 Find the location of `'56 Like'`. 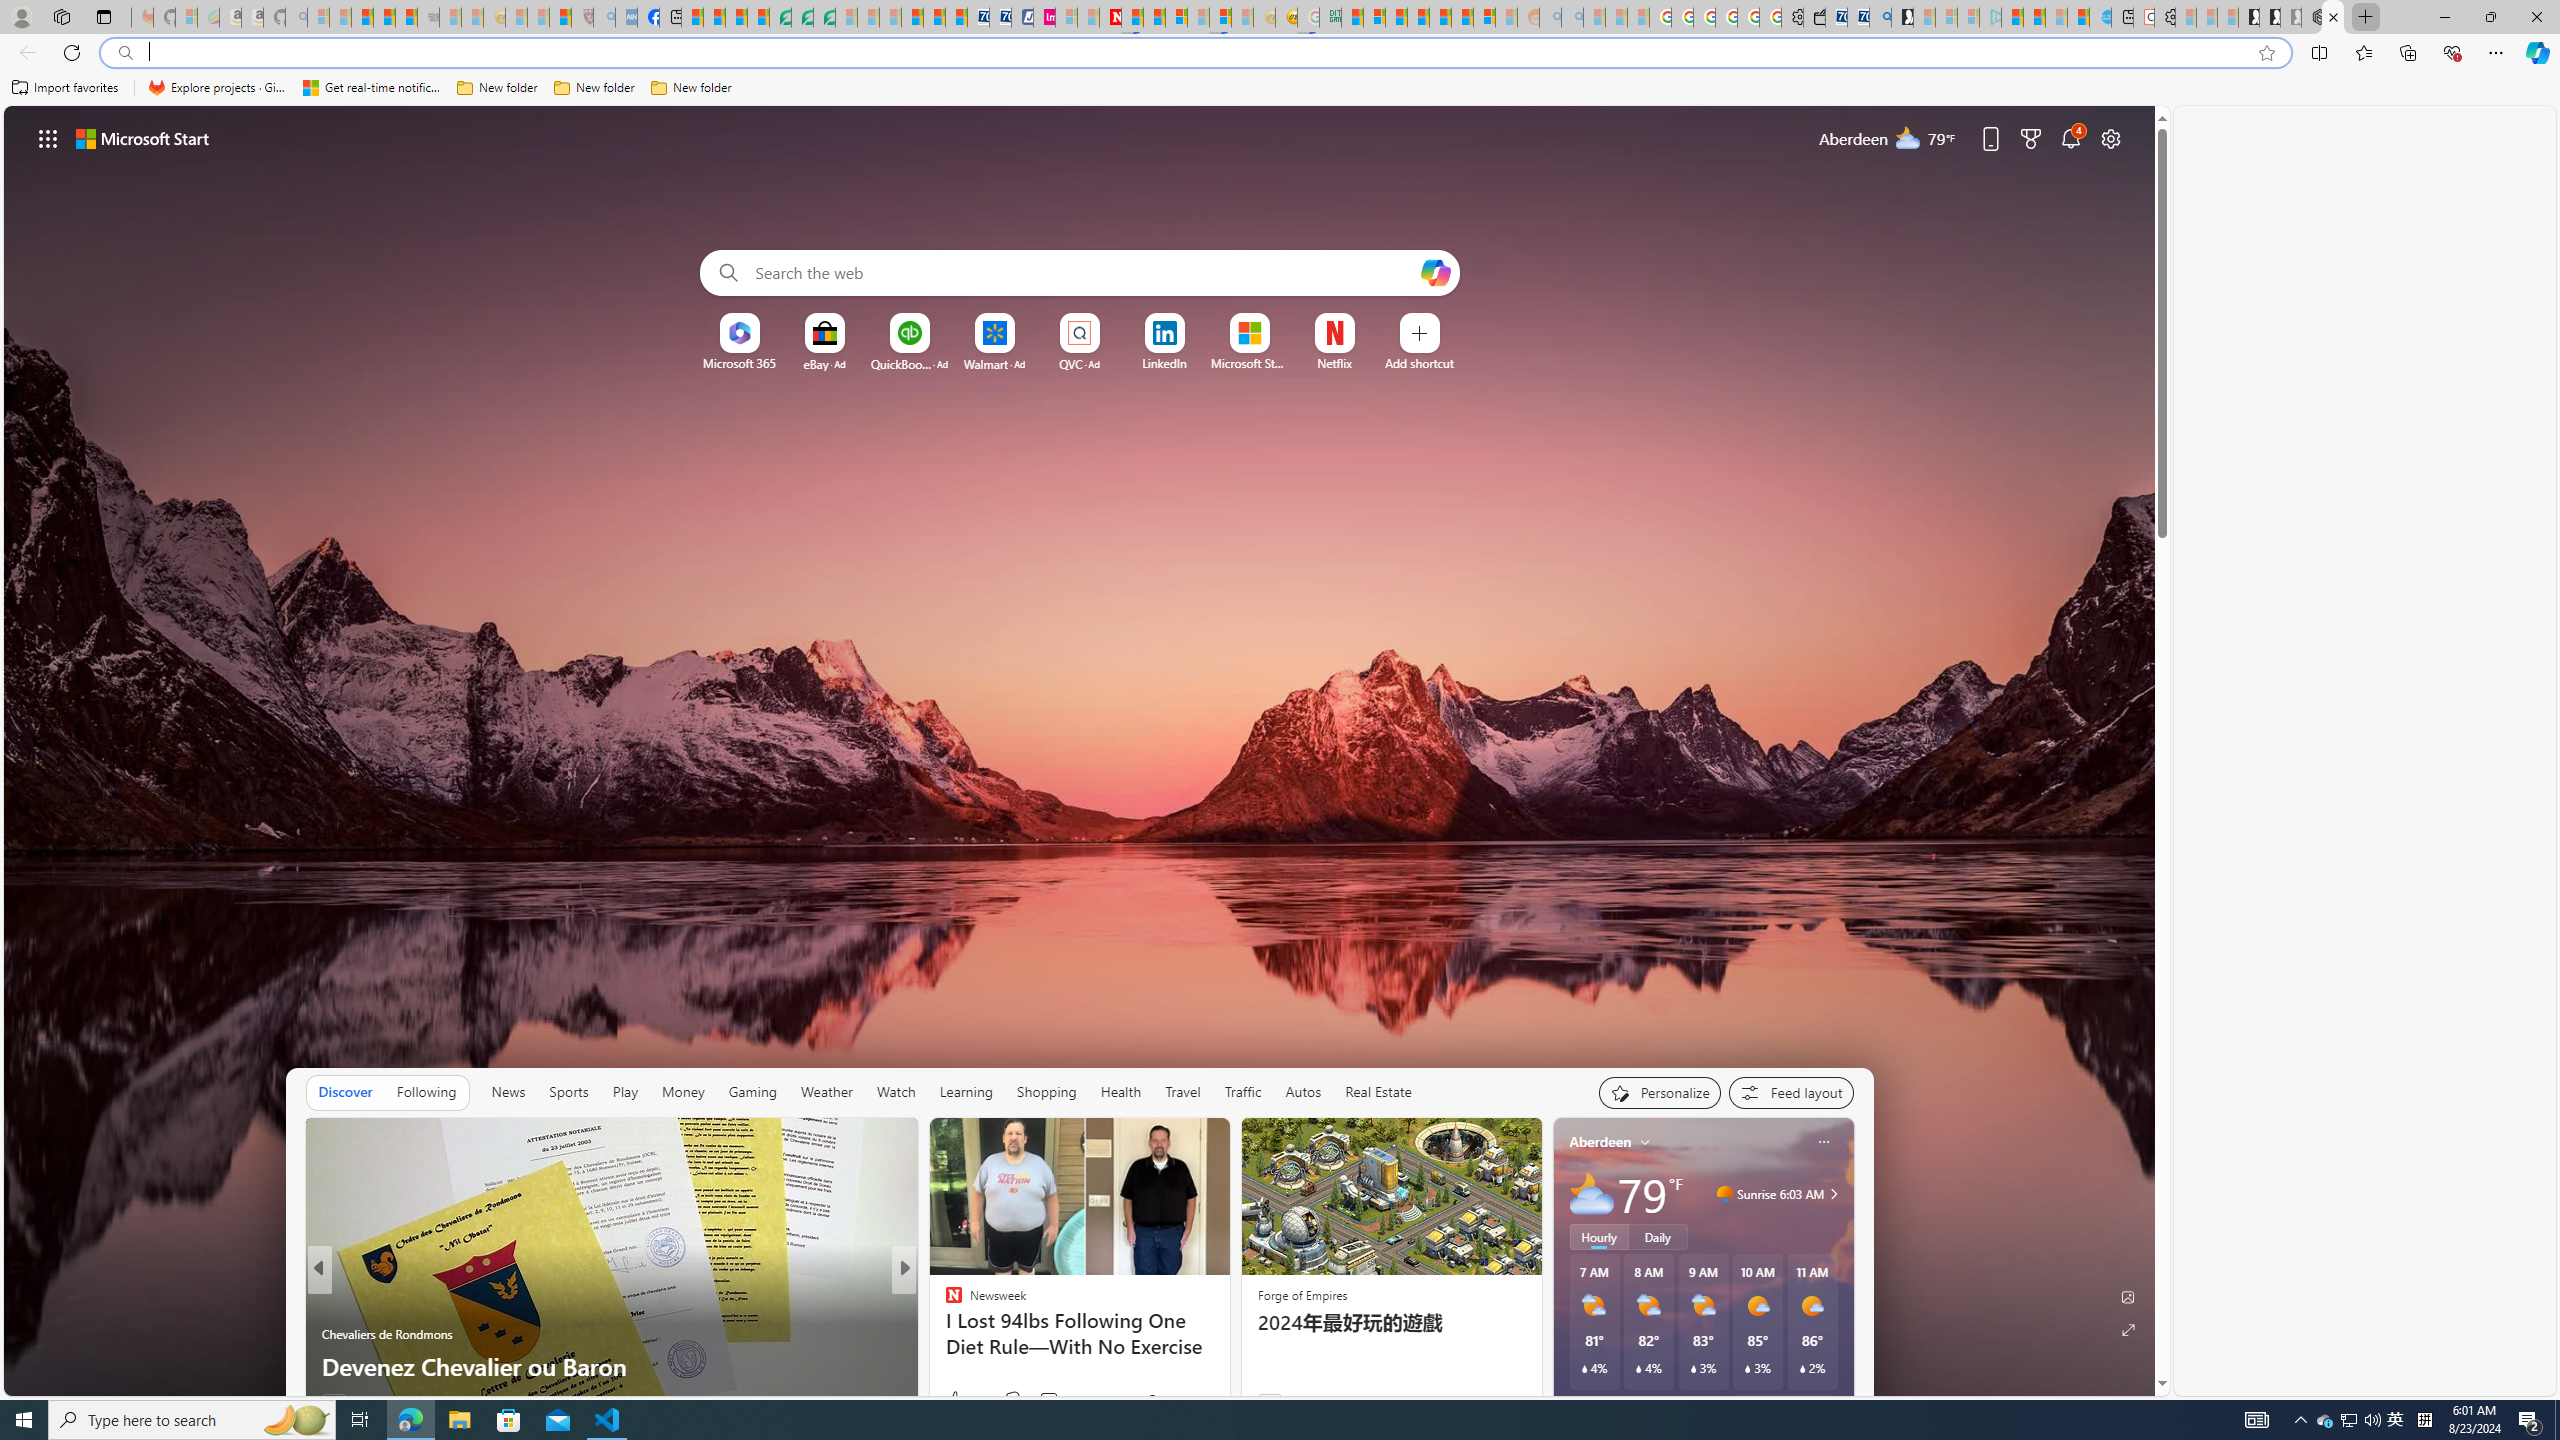

'56 Like' is located at coordinates (955, 1401).